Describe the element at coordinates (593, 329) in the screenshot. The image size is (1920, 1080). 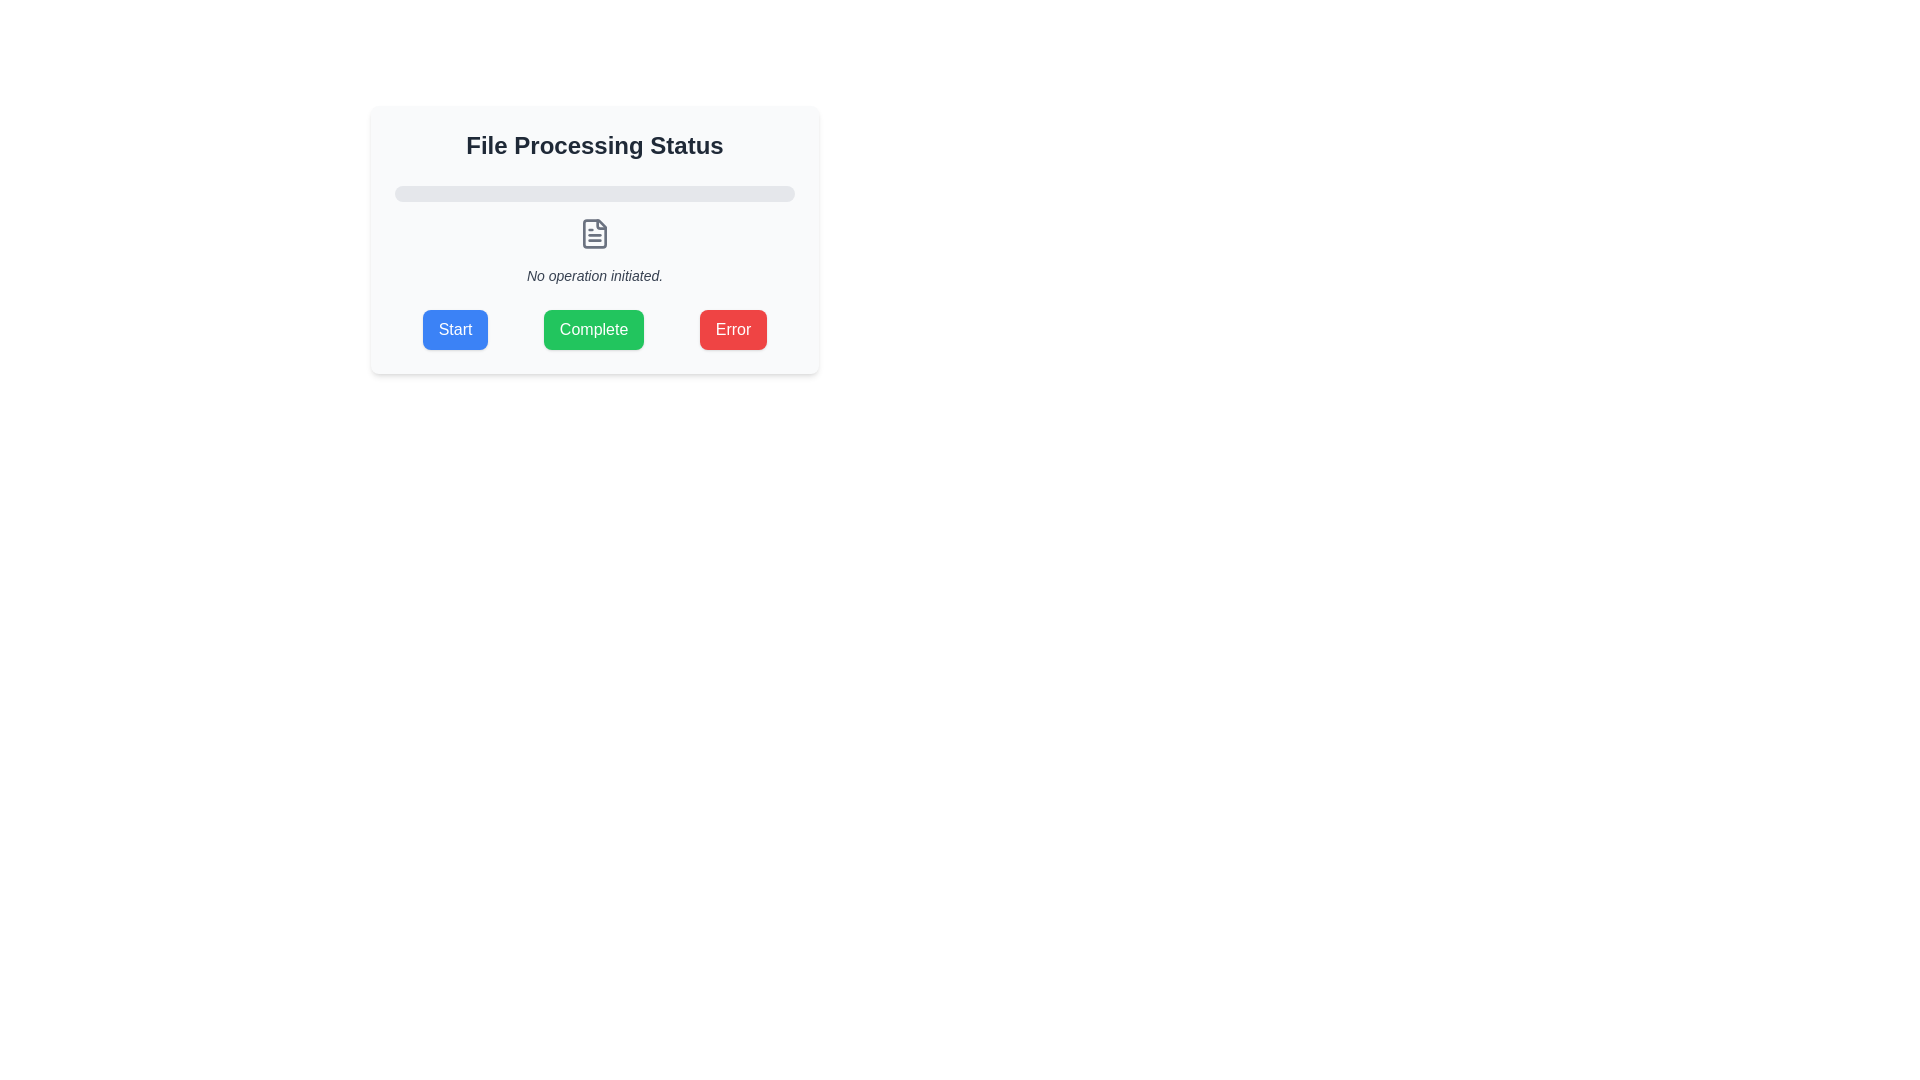
I see `the 'Complete' button, which is centrally located among three buttons labeled 'Start', 'Complete', and 'Error', to observe the hover effect` at that location.